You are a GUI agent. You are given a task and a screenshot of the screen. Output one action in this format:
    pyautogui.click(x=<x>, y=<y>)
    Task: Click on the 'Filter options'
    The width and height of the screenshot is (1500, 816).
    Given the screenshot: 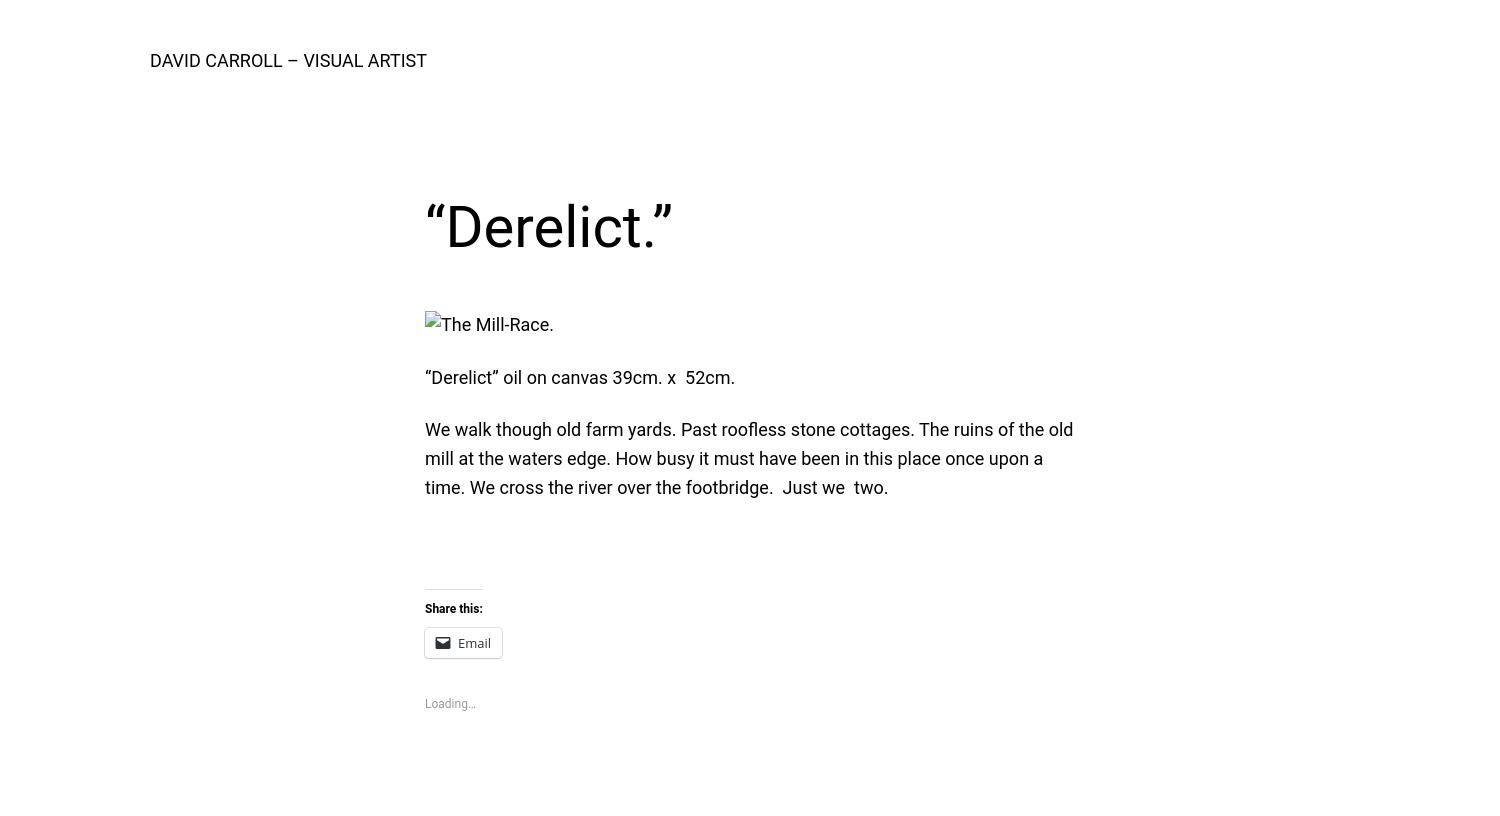 What is the action you would take?
    pyautogui.click(x=1176, y=132)
    